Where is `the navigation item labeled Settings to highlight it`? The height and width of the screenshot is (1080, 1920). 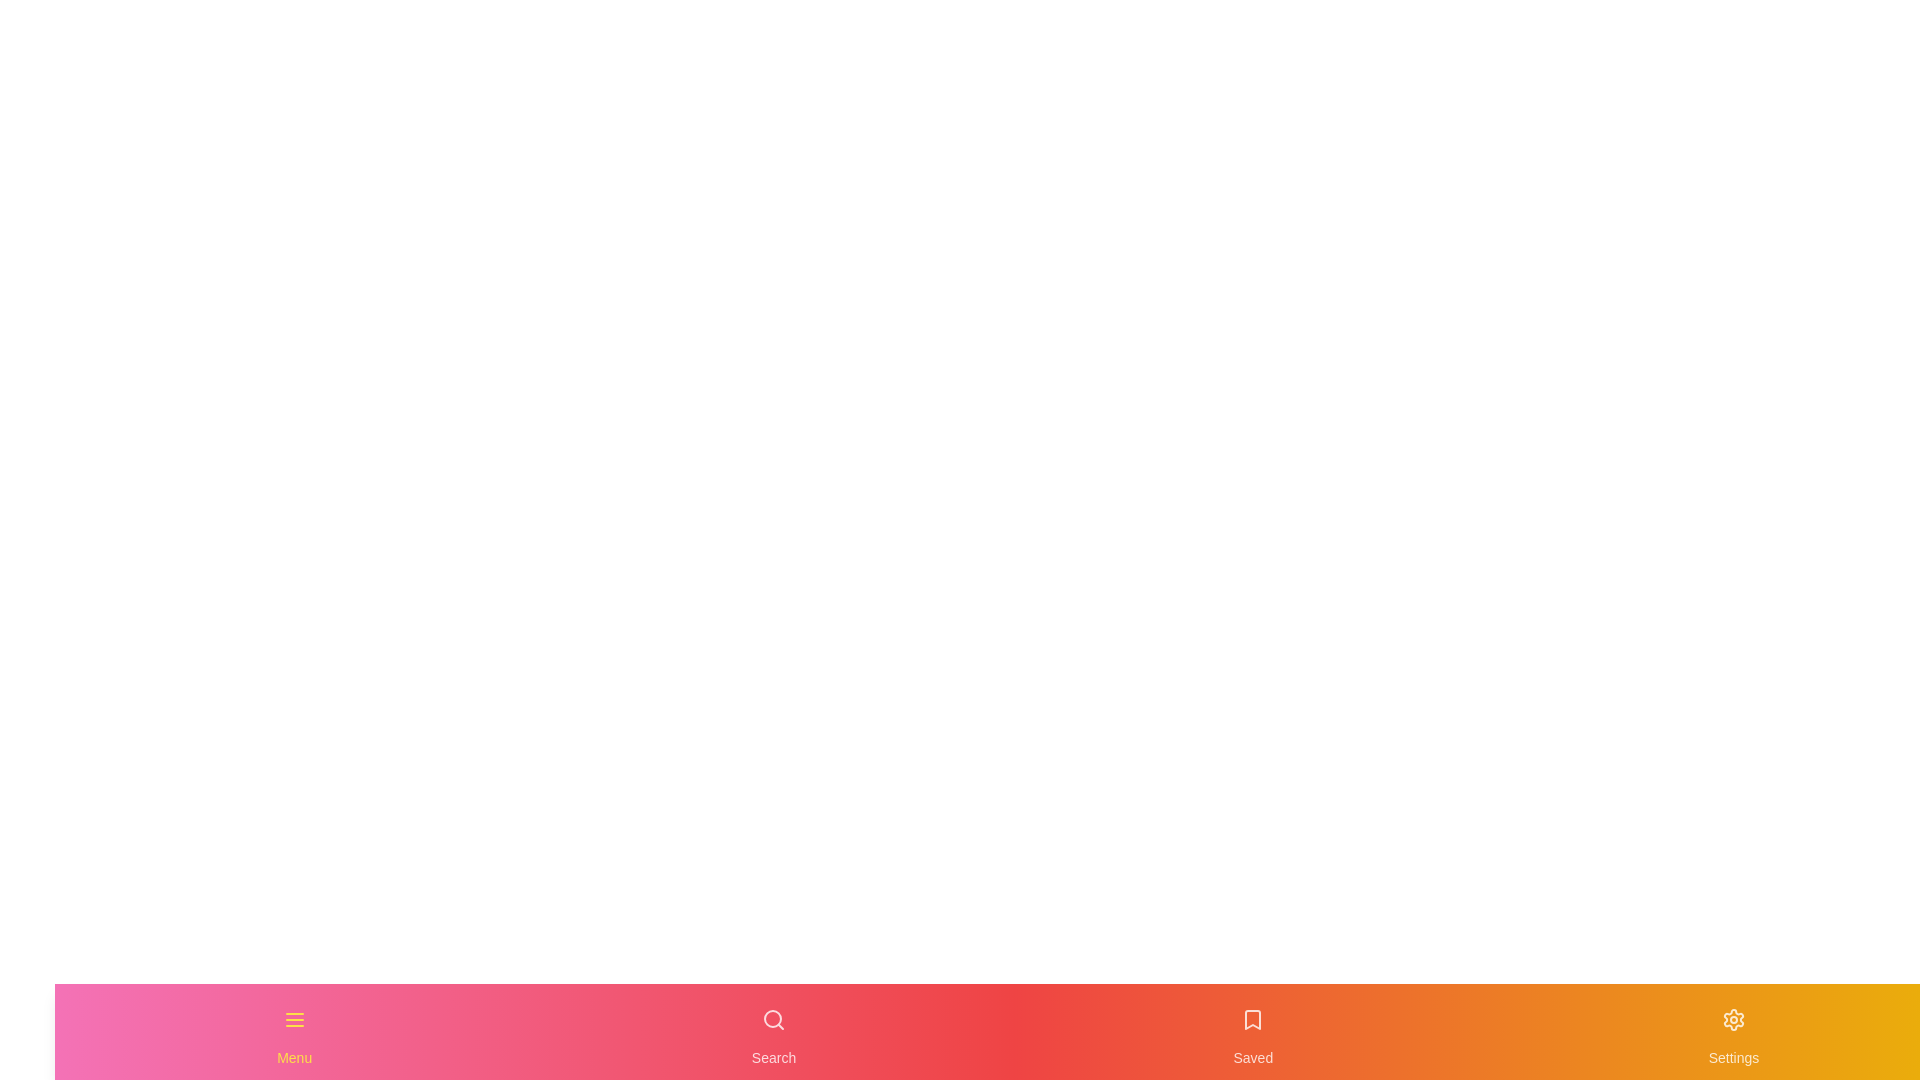
the navigation item labeled Settings to highlight it is located at coordinates (1732, 1032).